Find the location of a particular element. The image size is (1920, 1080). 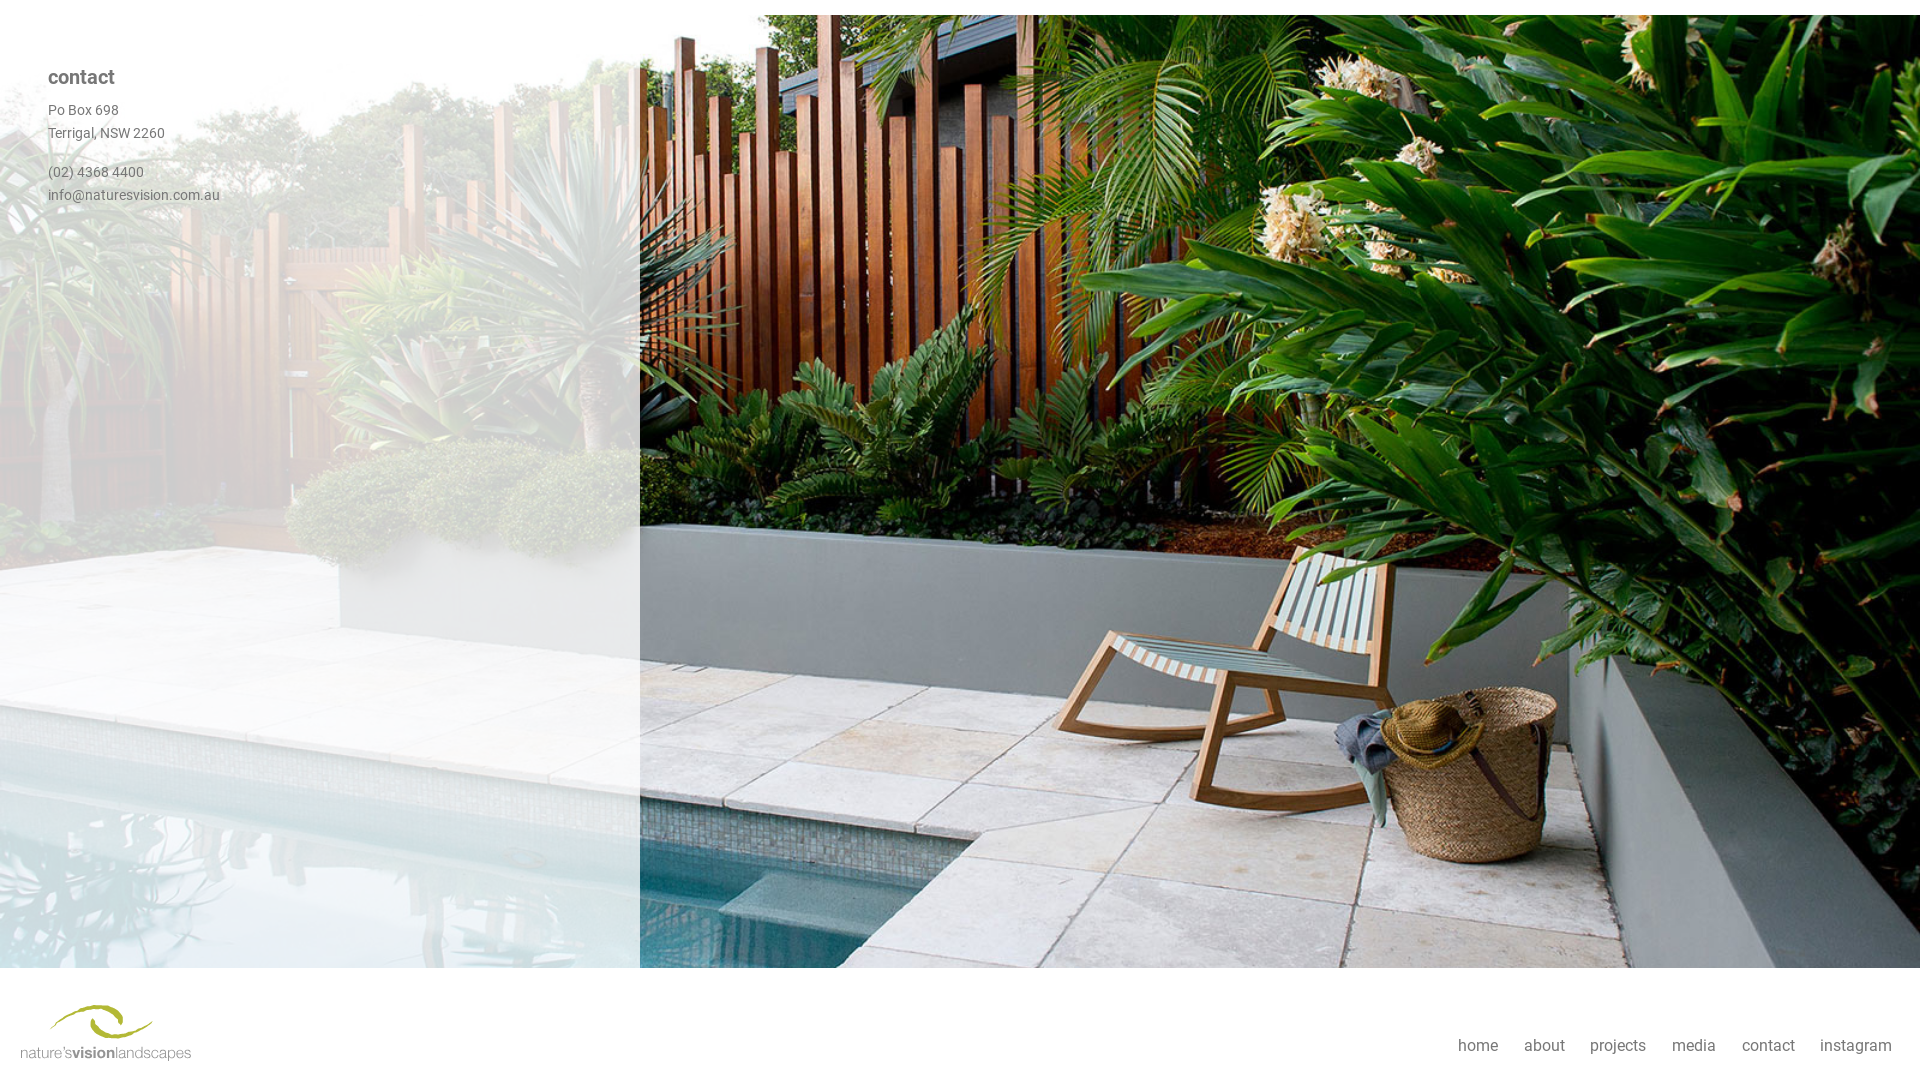

'about' is located at coordinates (1511, 1045).